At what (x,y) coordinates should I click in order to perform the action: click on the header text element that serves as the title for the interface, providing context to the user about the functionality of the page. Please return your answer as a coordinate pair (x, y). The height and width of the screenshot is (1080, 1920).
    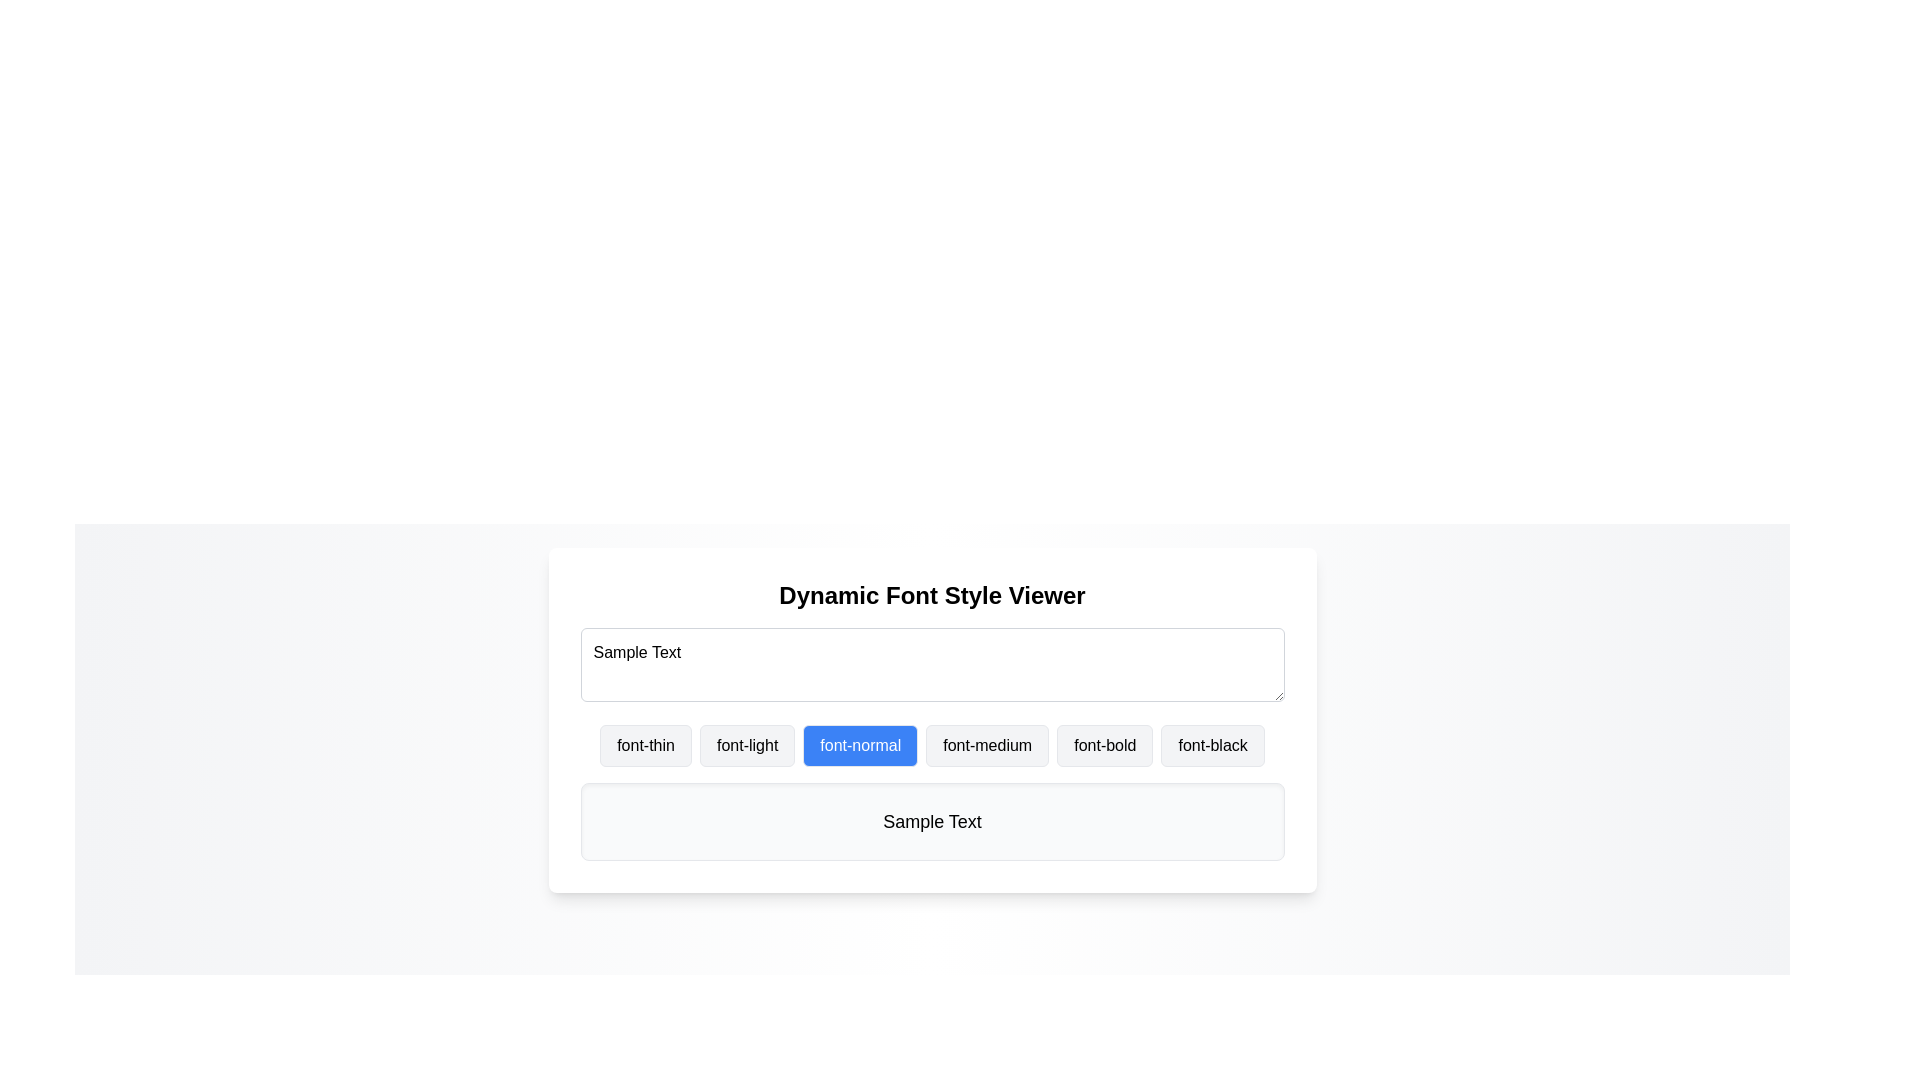
    Looking at the image, I should click on (931, 595).